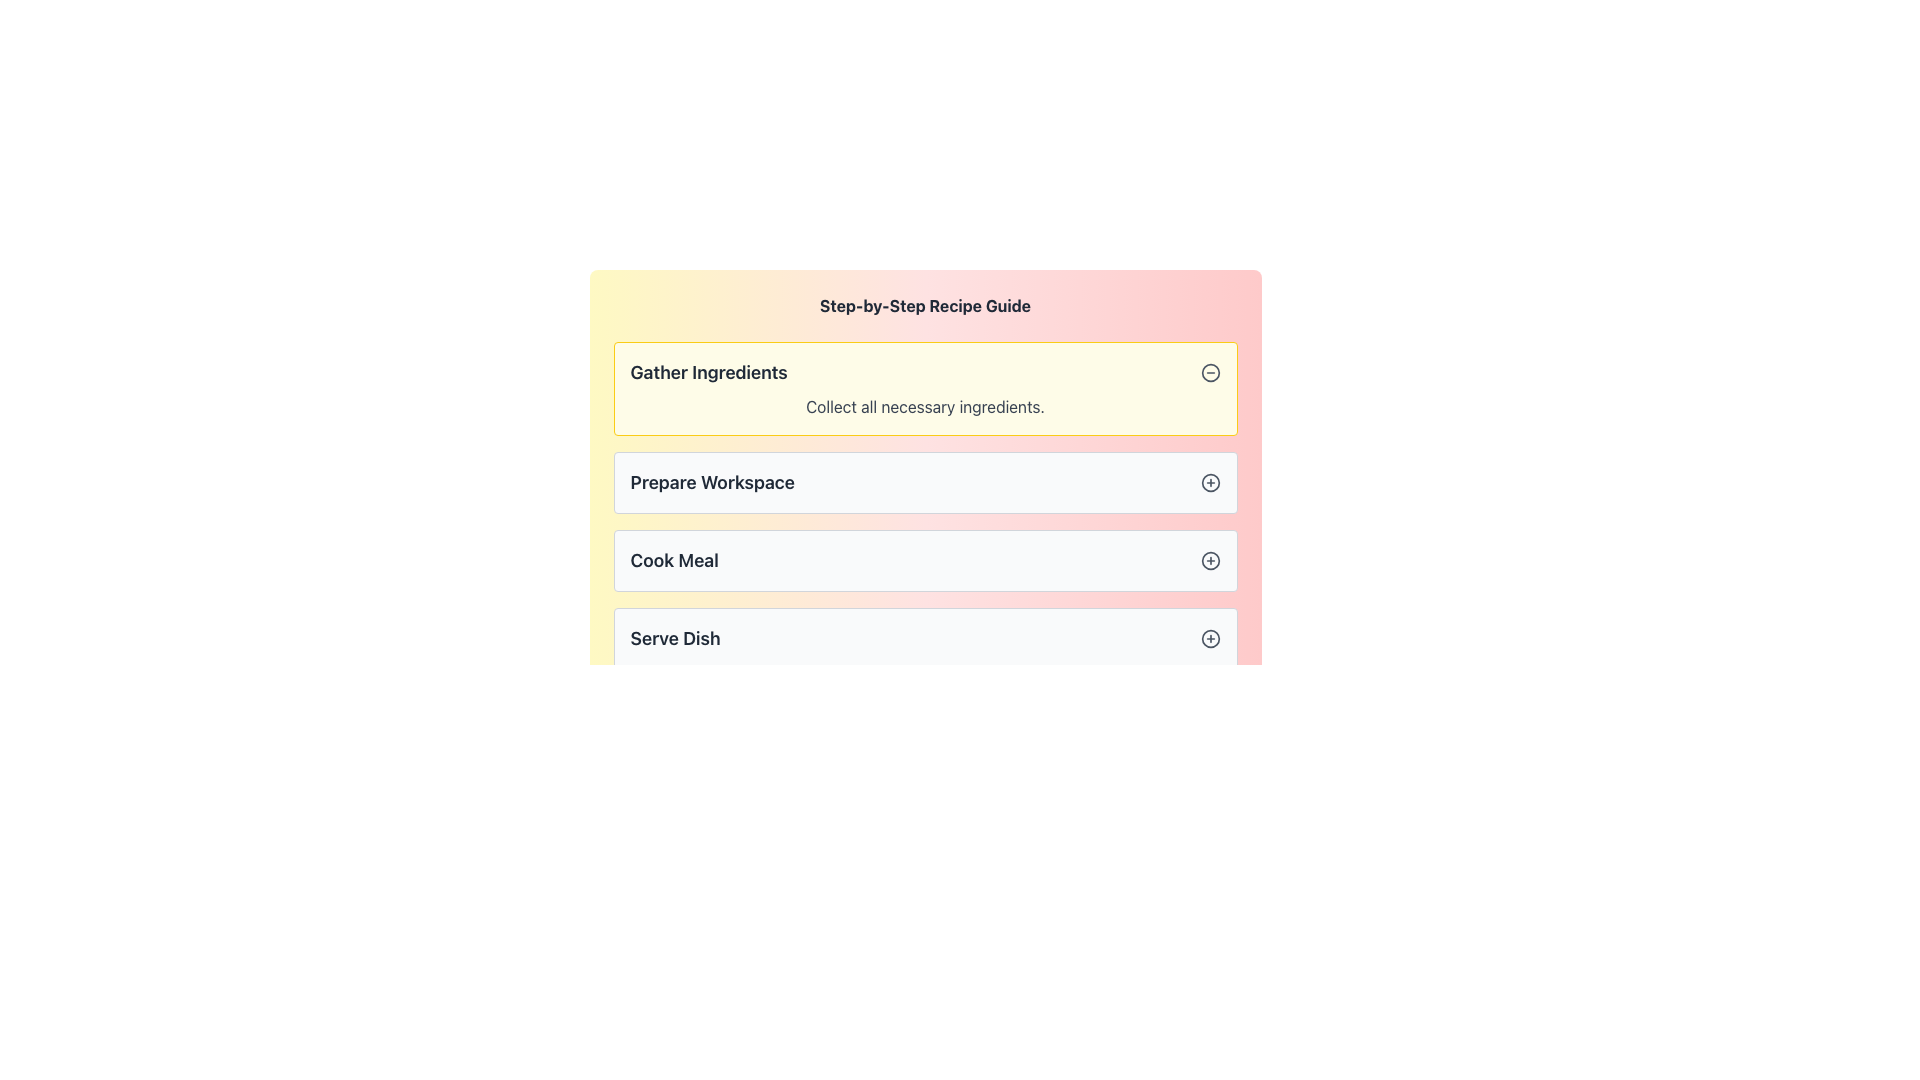 This screenshot has width=1920, height=1080. What do you see at coordinates (675, 639) in the screenshot?
I see `the text label indicating the name of the last step in the process, which is positioned at the bottom of the list of steps` at bounding box center [675, 639].